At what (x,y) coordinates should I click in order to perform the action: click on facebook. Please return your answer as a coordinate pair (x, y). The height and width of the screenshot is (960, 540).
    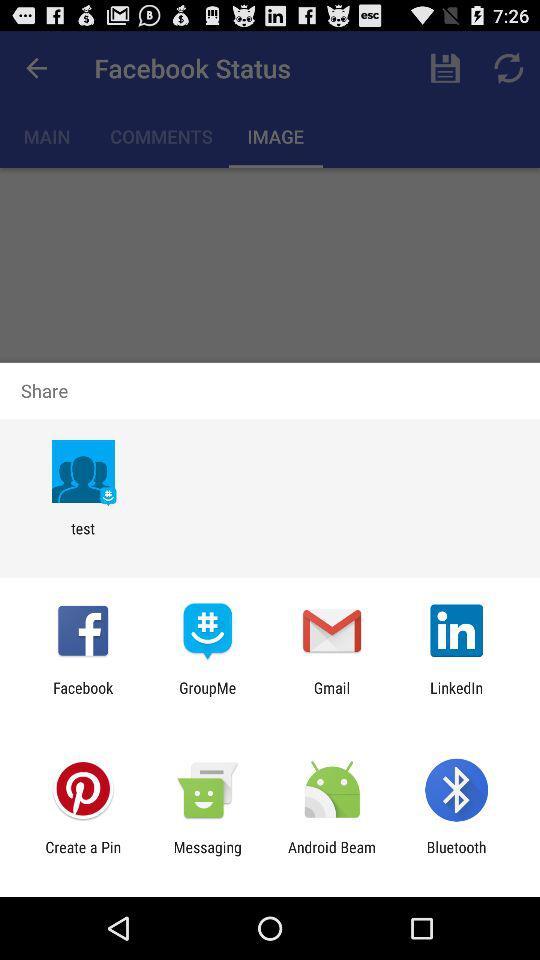
    Looking at the image, I should click on (82, 696).